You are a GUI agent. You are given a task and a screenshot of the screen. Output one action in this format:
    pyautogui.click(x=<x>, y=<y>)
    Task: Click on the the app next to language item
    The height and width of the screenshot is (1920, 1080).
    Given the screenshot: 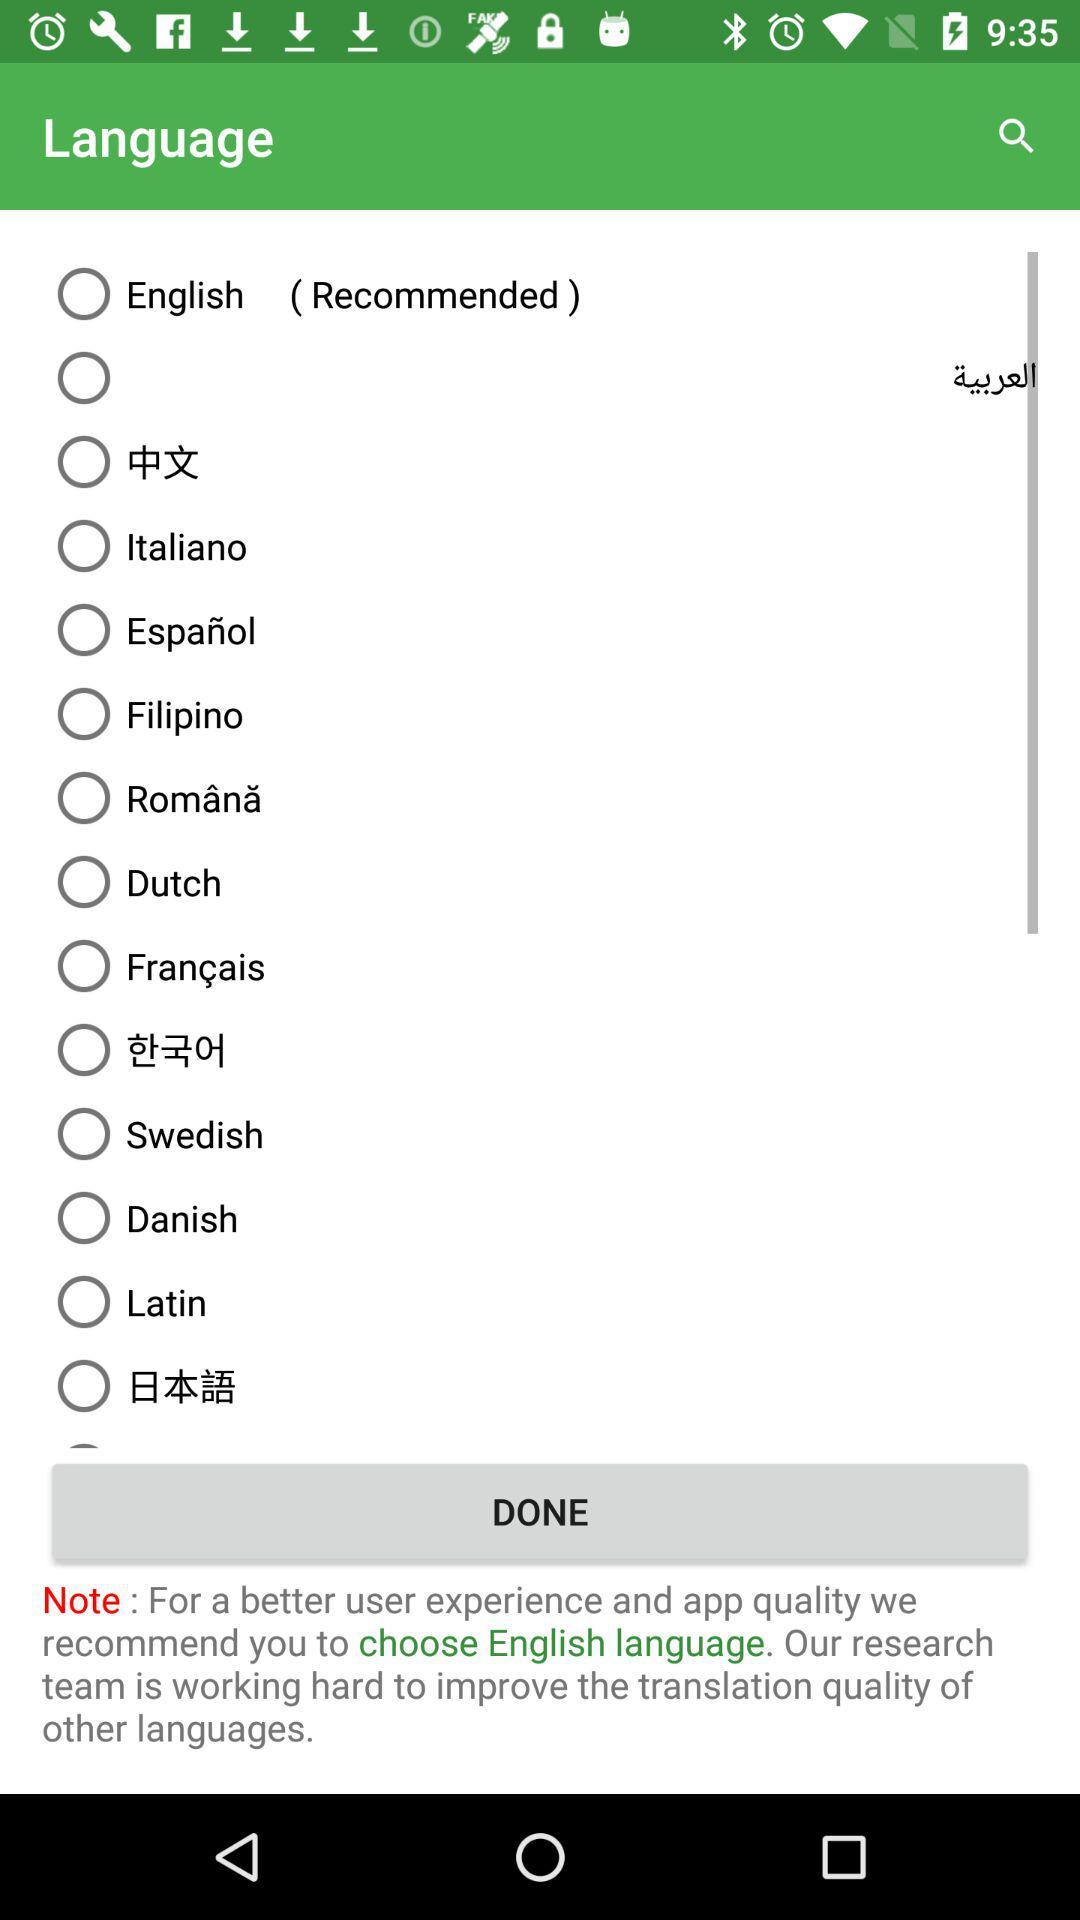 What is the action you would take?
    pyautogui.click(x=1017, y=135)
    